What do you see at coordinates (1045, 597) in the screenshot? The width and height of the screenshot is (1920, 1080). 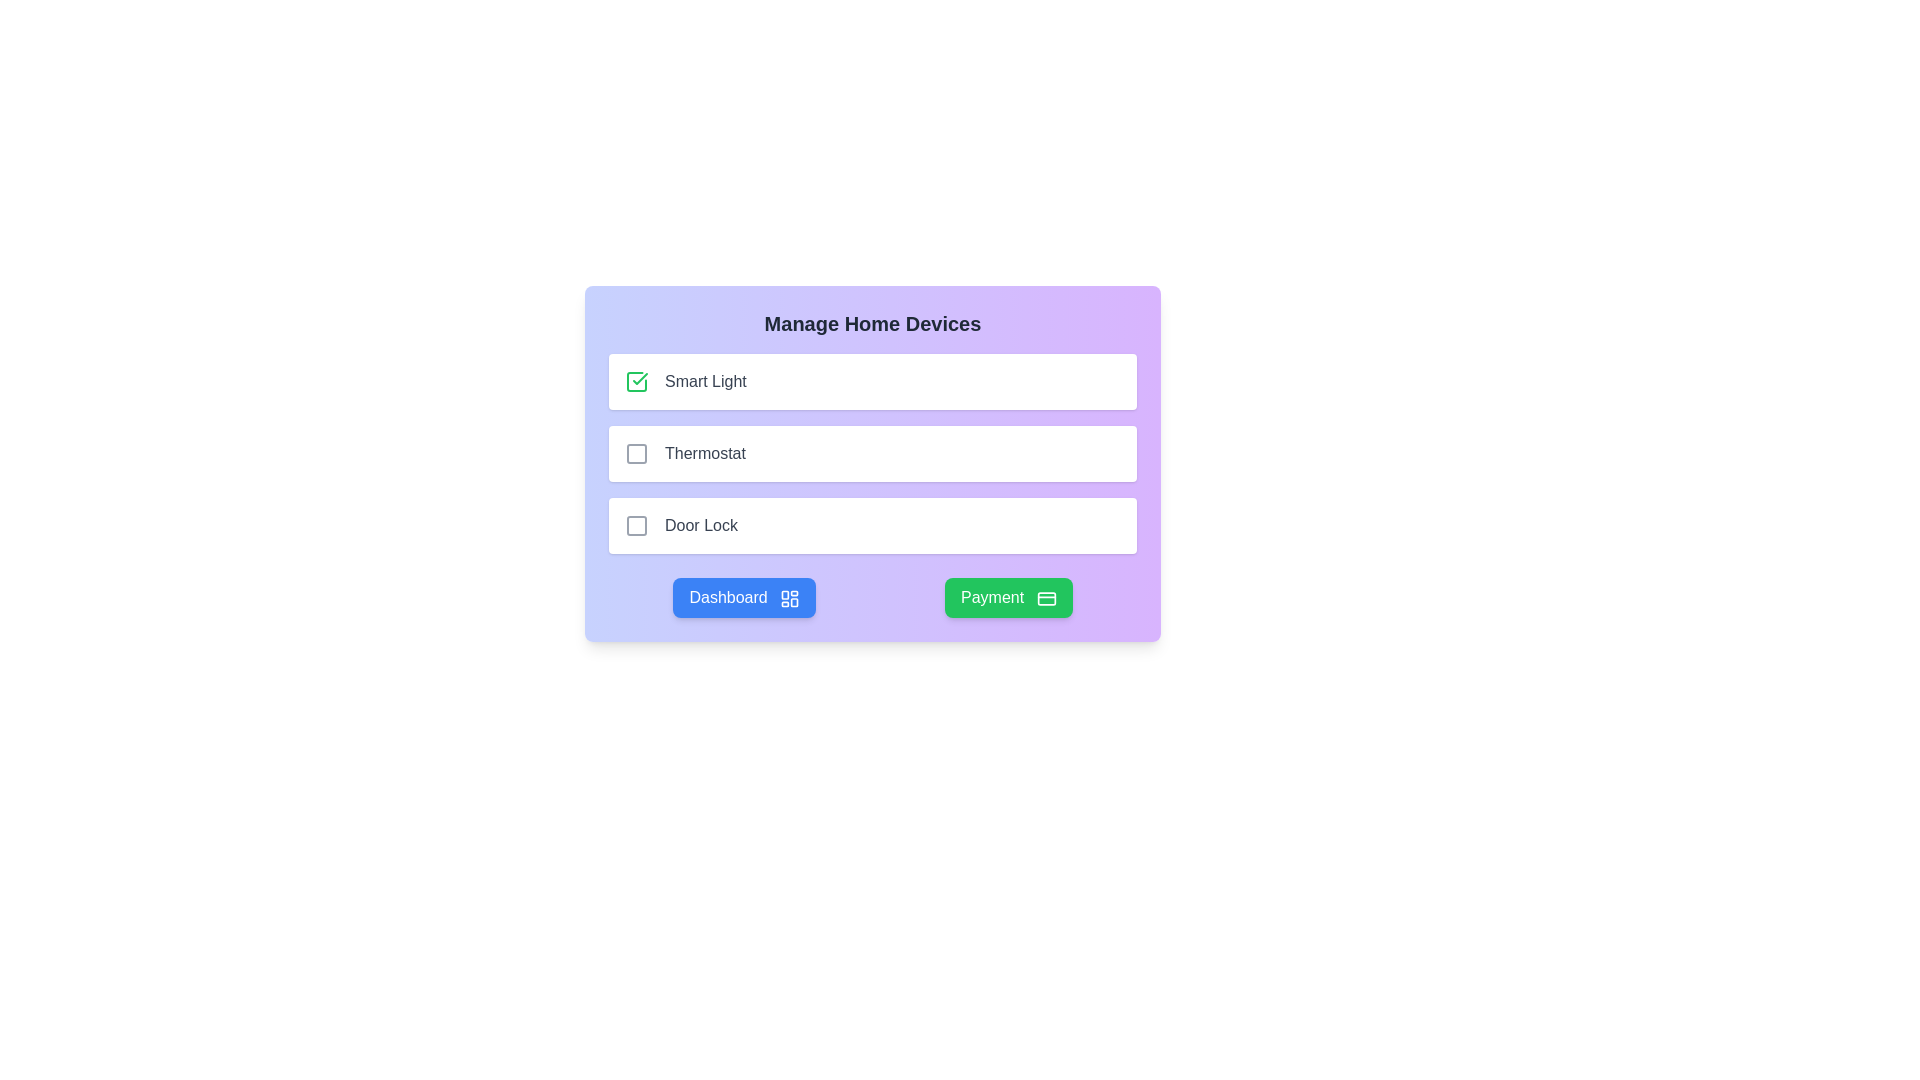 I see `the credit card icon located within the green 'Payment' button at the bottom-right corner of the interface` at bounding box center [1045, 597].